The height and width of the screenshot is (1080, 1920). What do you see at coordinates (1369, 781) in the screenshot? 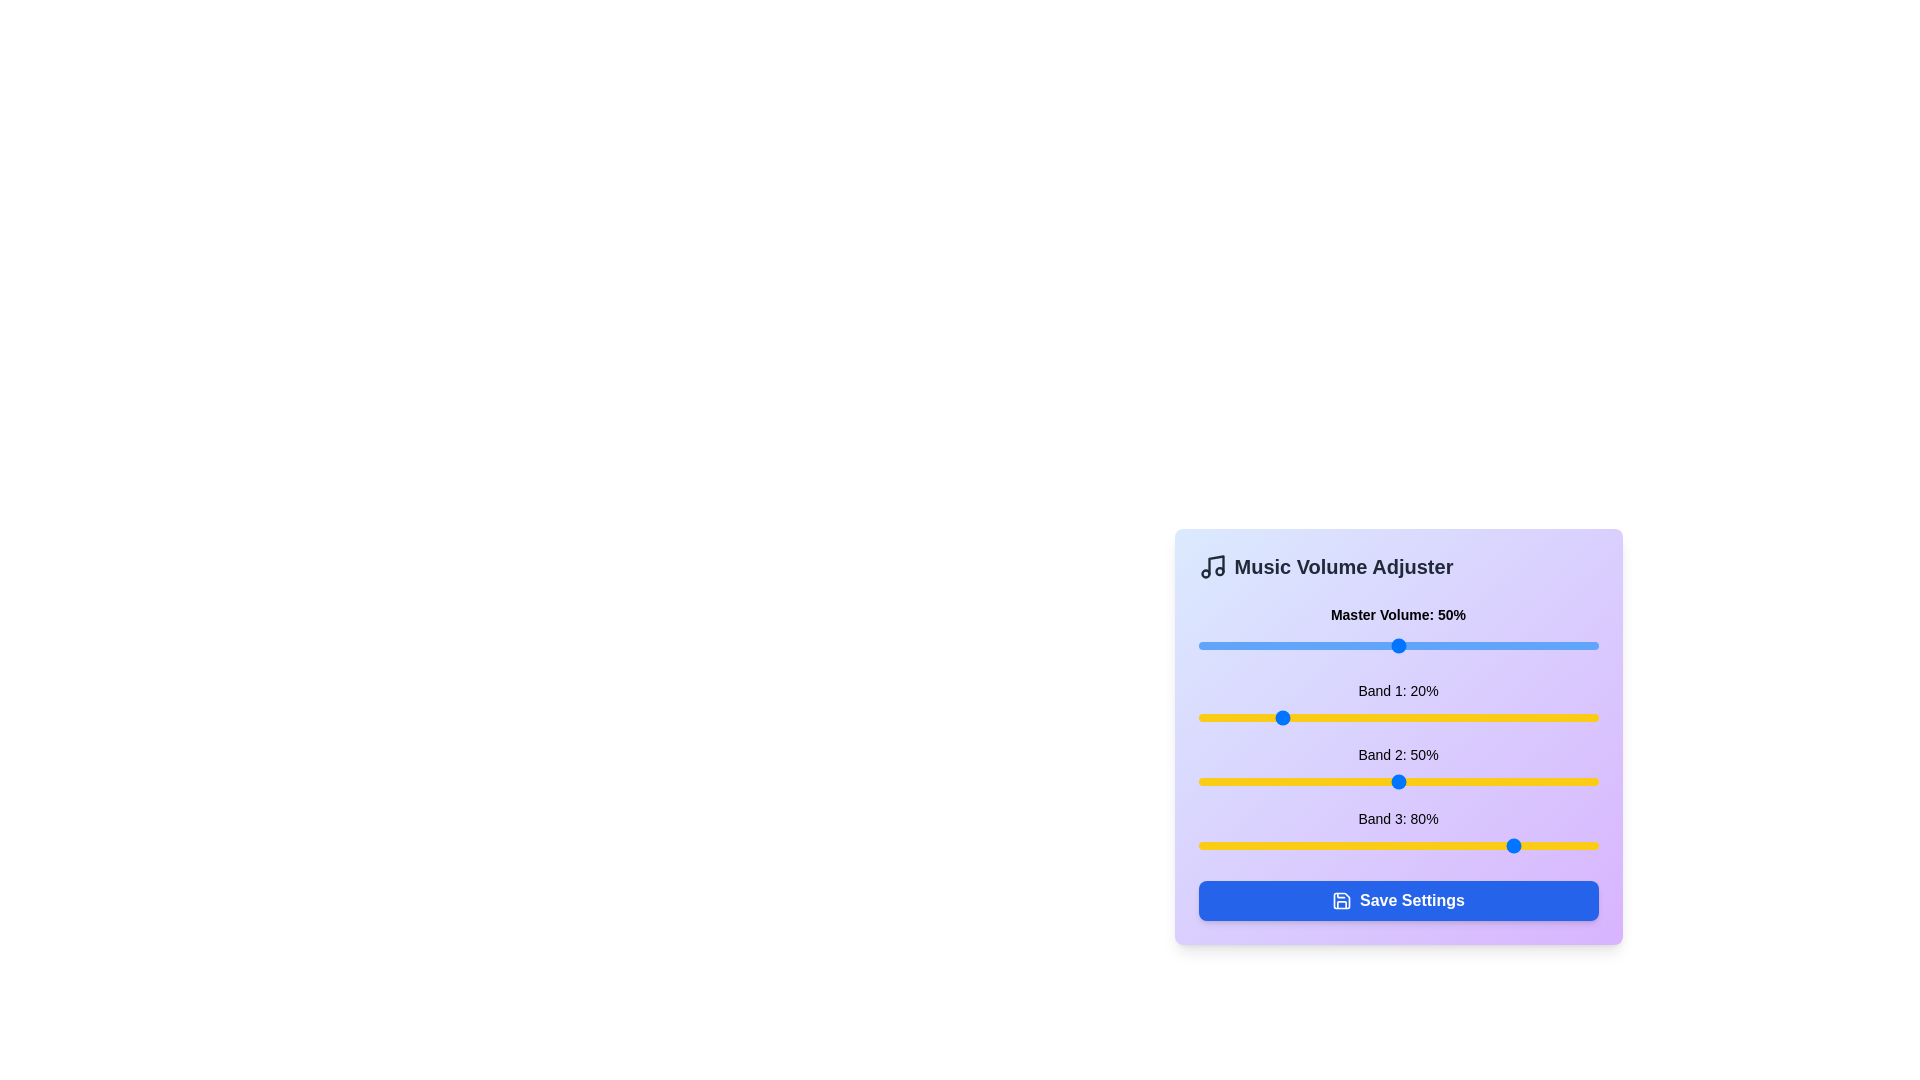
I see `'Band 2' value` at bounding box center [1369, 781].